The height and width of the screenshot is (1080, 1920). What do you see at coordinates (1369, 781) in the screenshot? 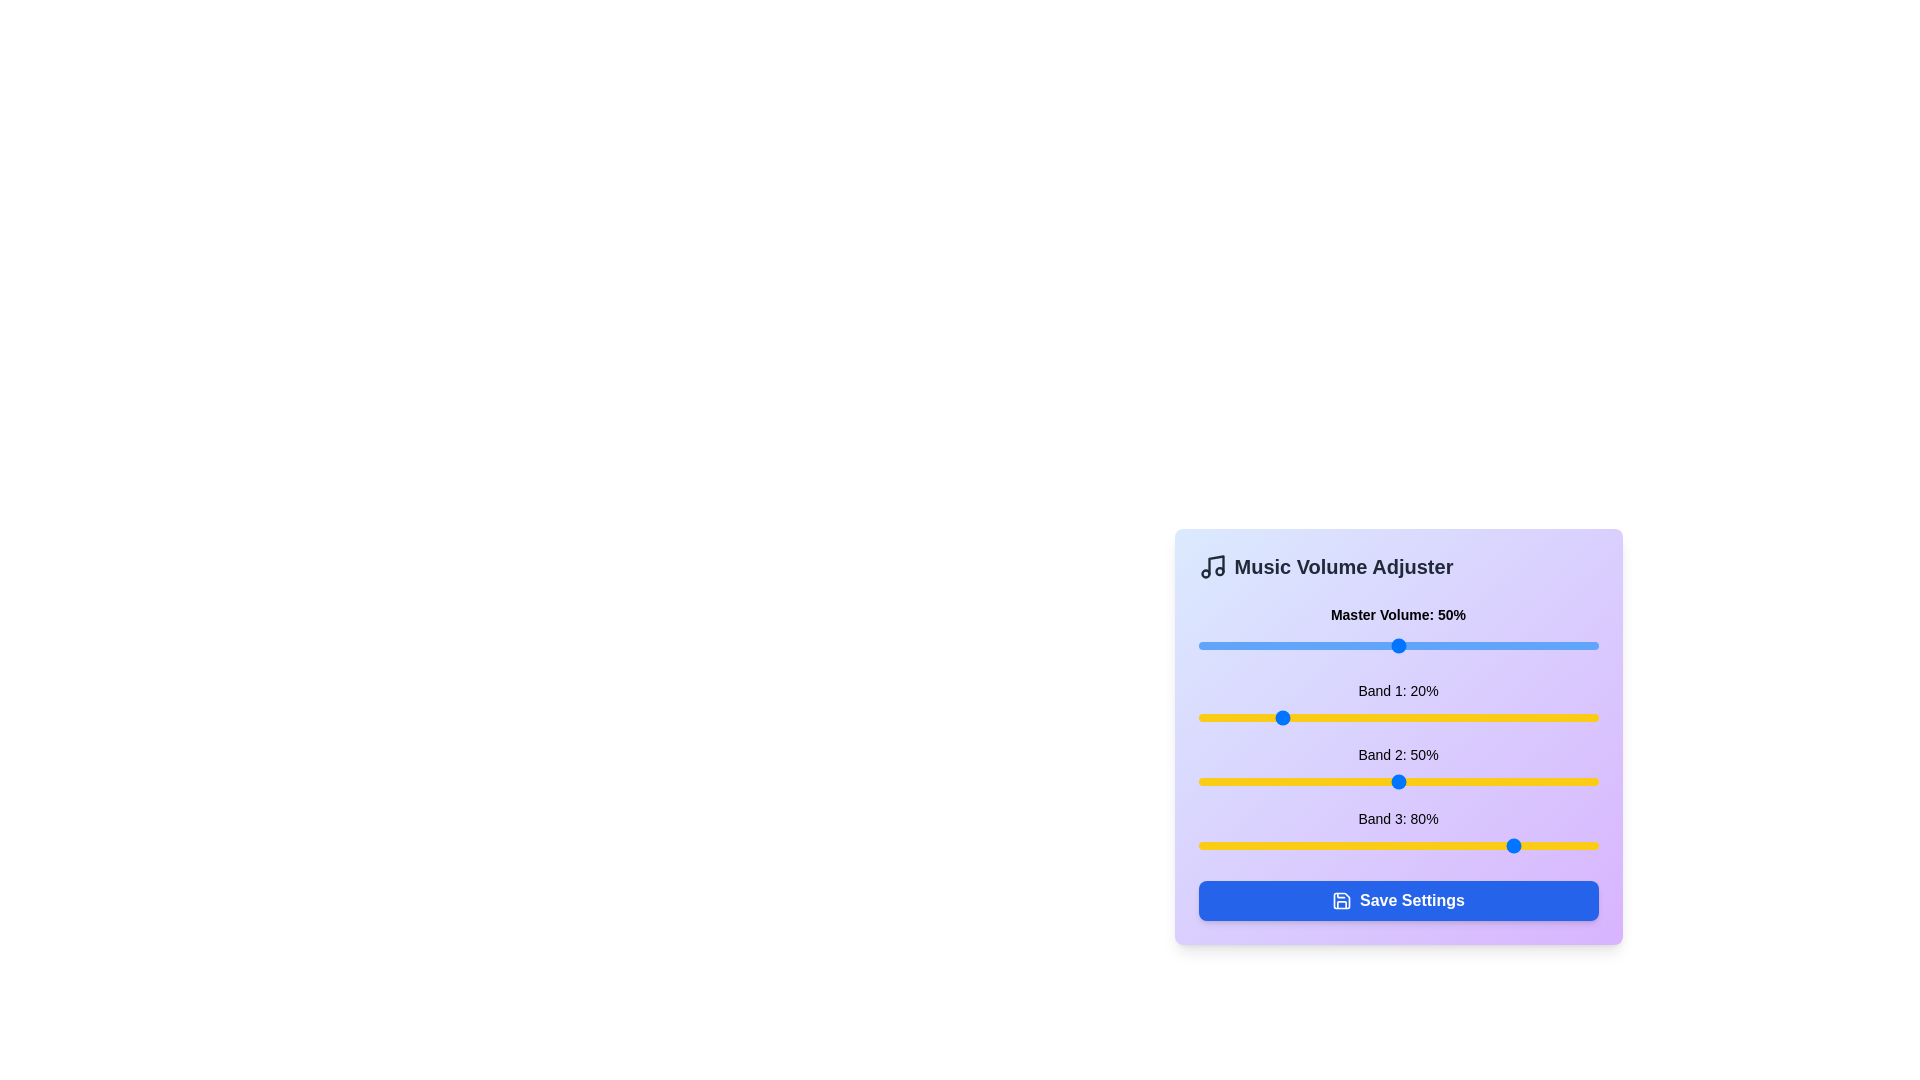
I see `'Band 2' value` at bounding box center [1369, 781].